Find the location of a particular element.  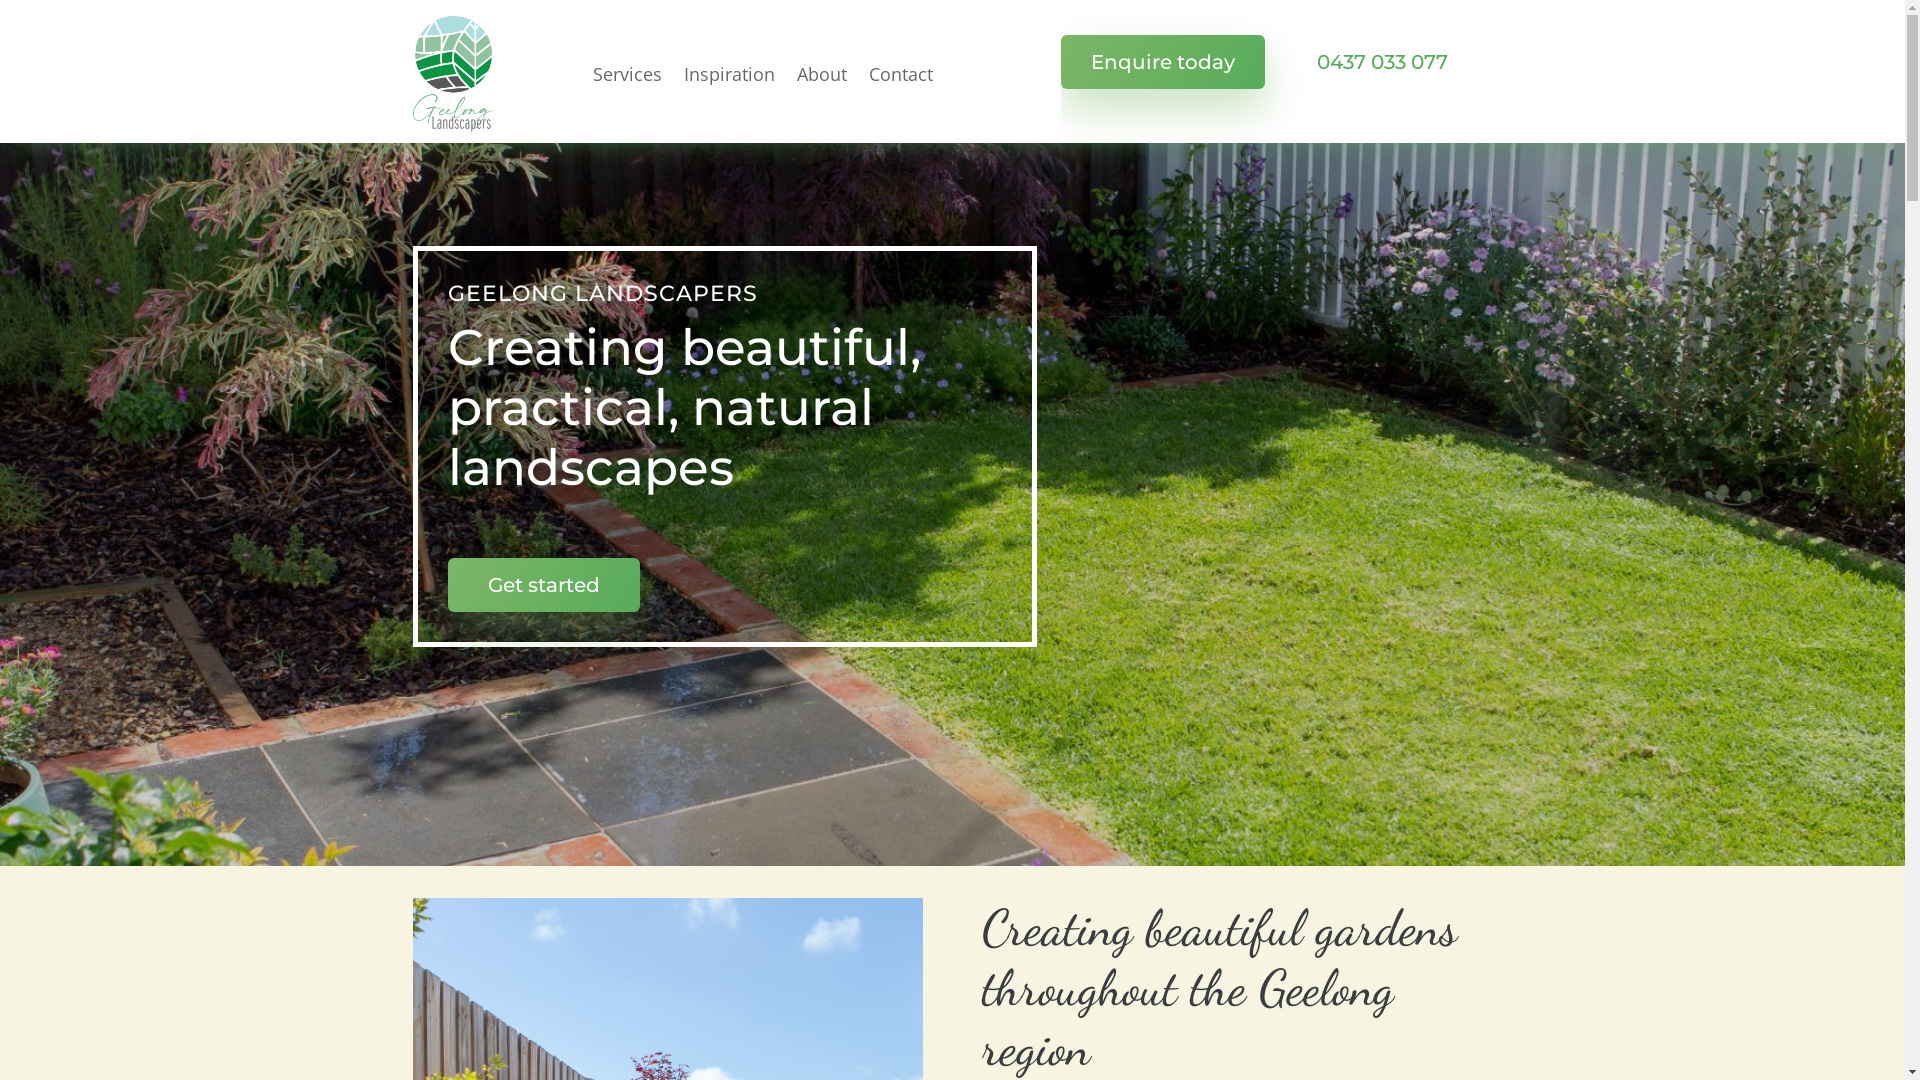

'Inspiration' is located at coordinates (728, 72).